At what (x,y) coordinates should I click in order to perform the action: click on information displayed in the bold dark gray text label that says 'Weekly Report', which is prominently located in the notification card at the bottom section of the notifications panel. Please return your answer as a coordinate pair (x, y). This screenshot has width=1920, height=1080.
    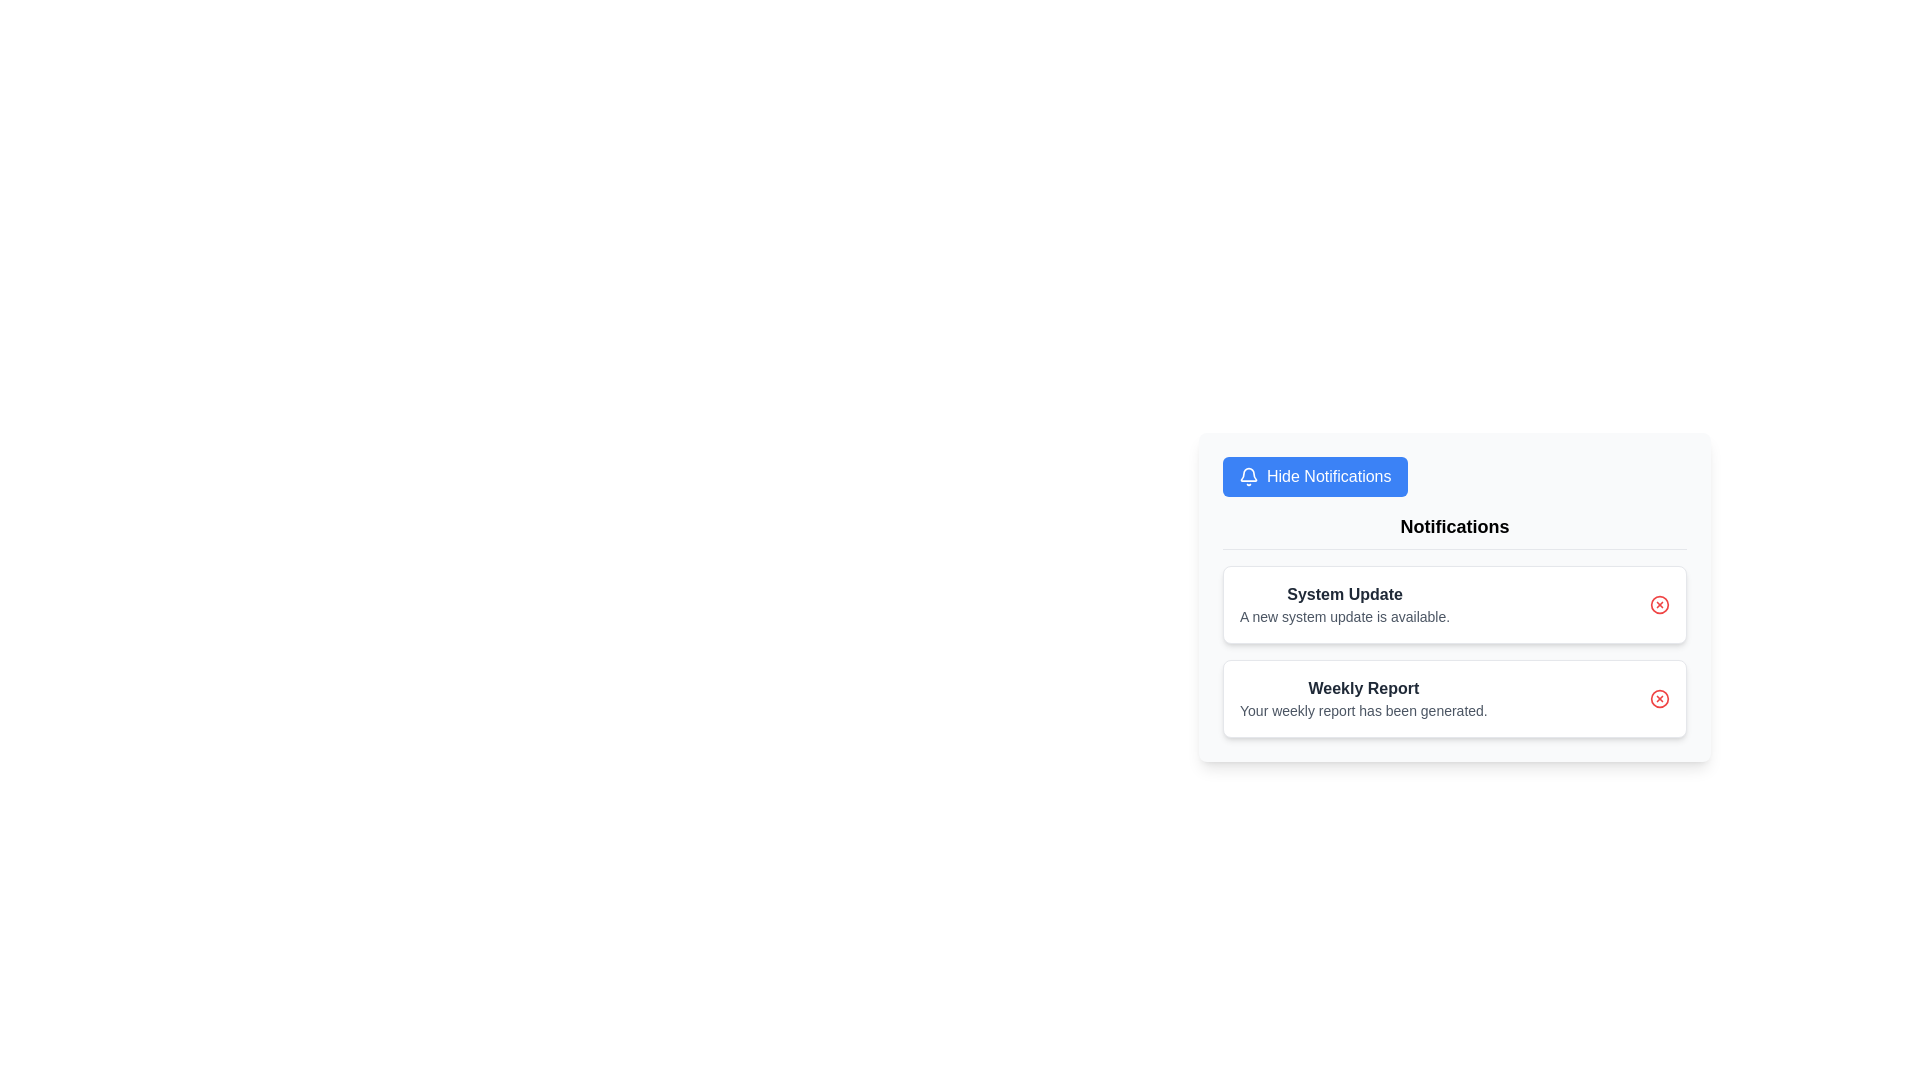
    Looking at the image, I should click on (1362, 688).